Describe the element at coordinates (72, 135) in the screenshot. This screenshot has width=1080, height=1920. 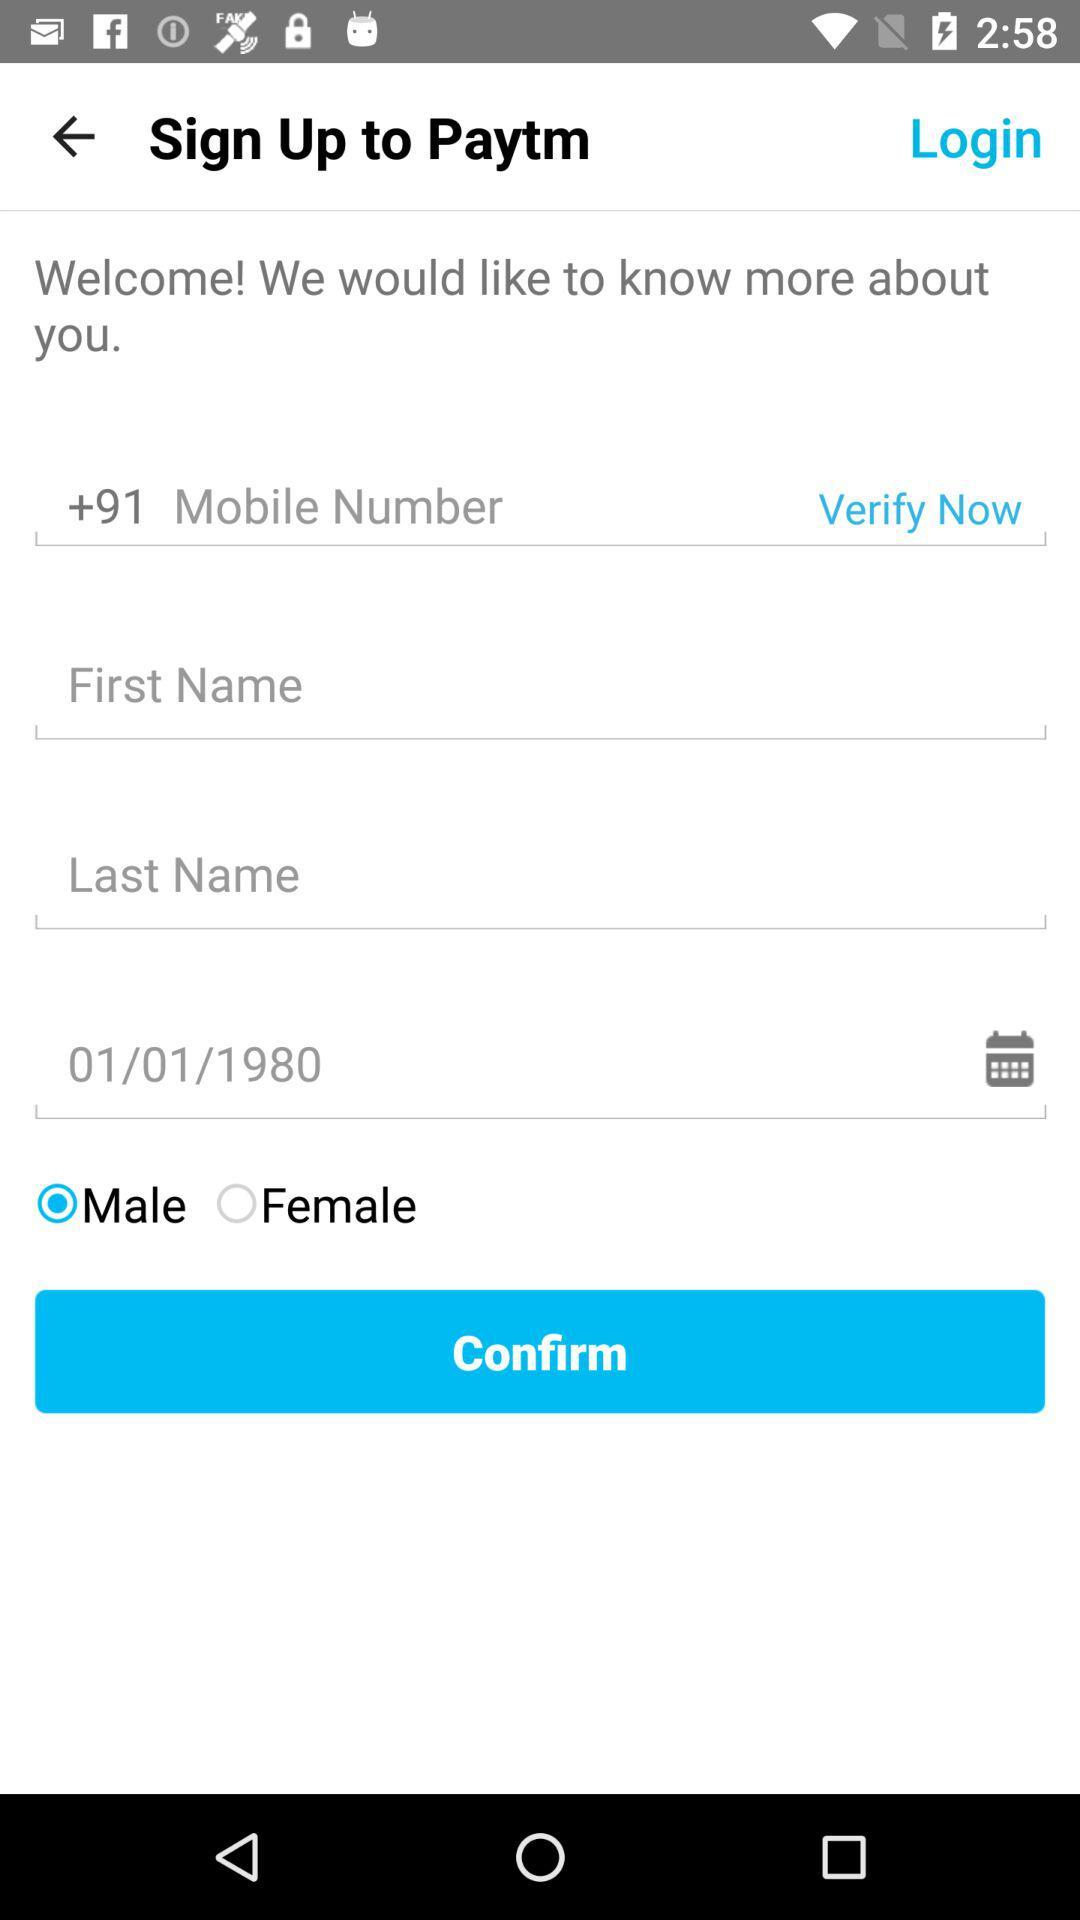
I see `the icon above the welcome we would` at that location.